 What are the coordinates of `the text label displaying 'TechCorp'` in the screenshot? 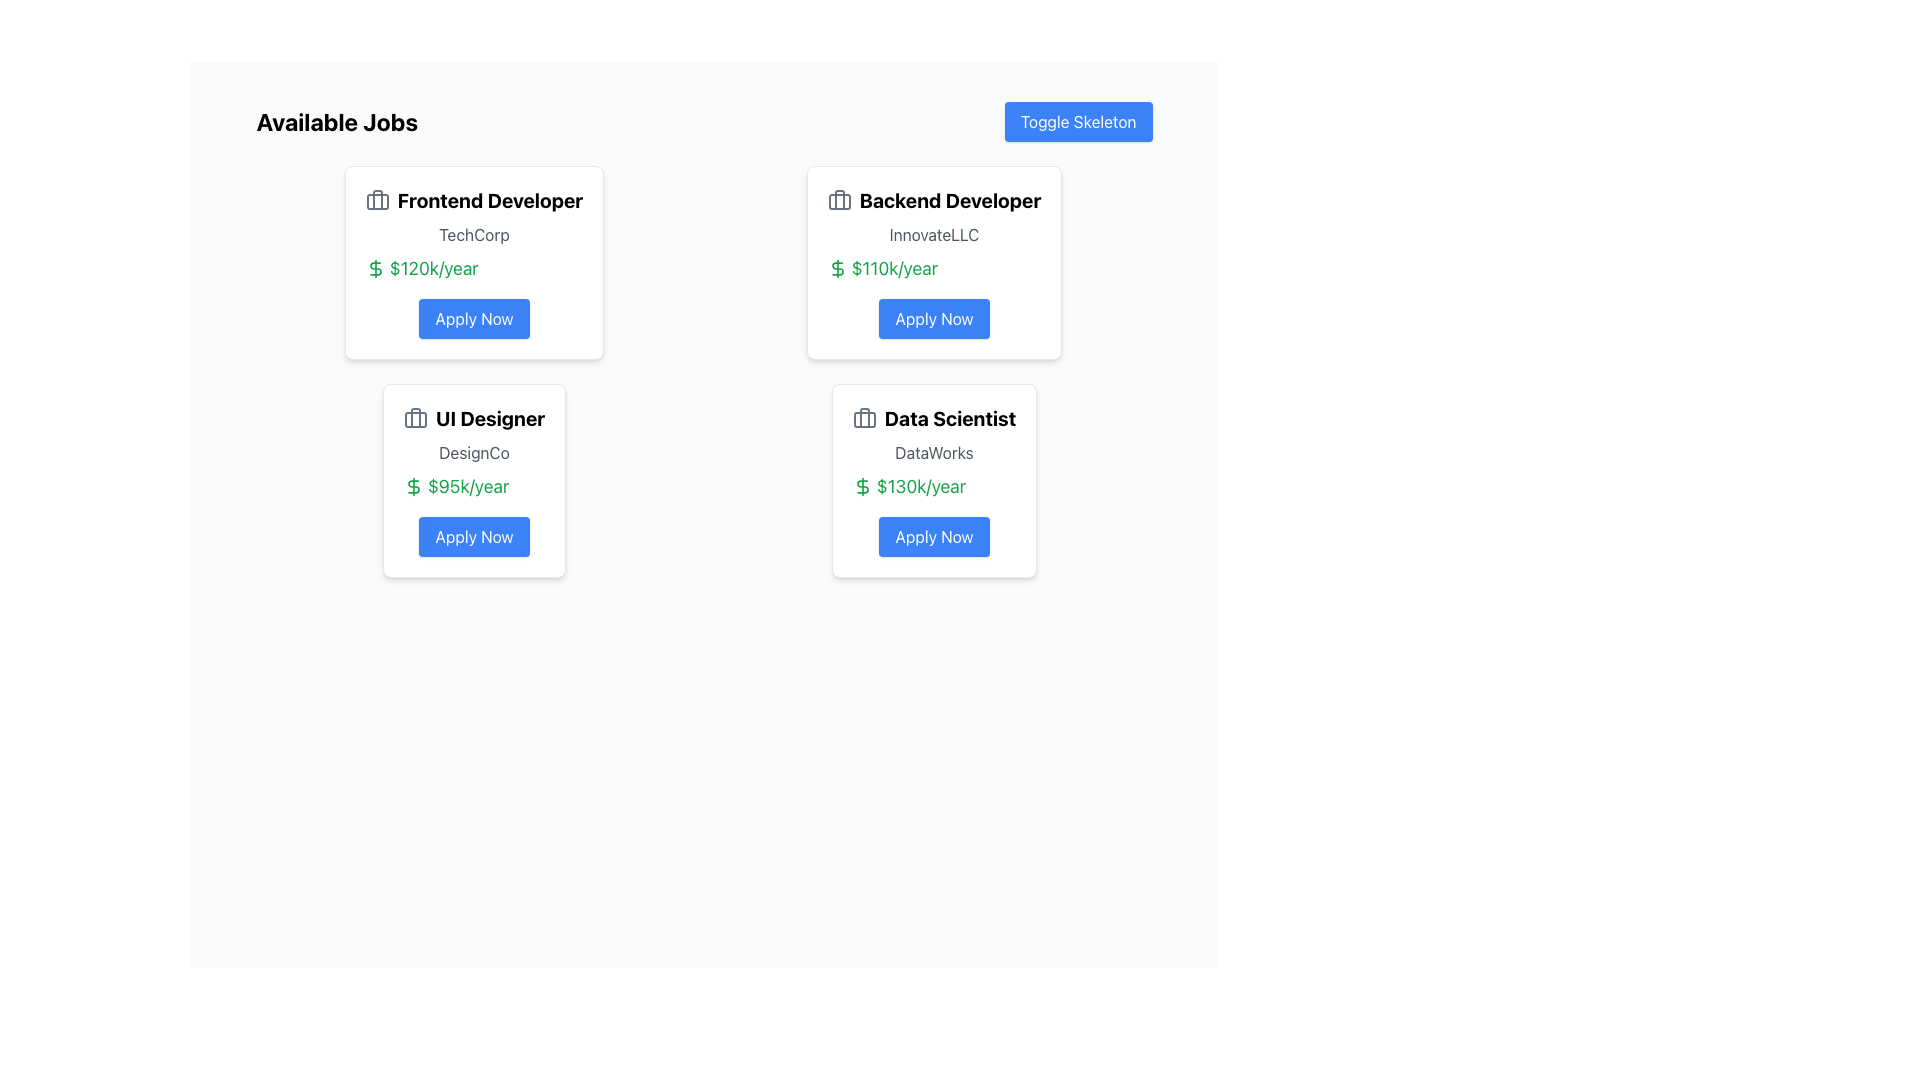 It's located at (473, 234).